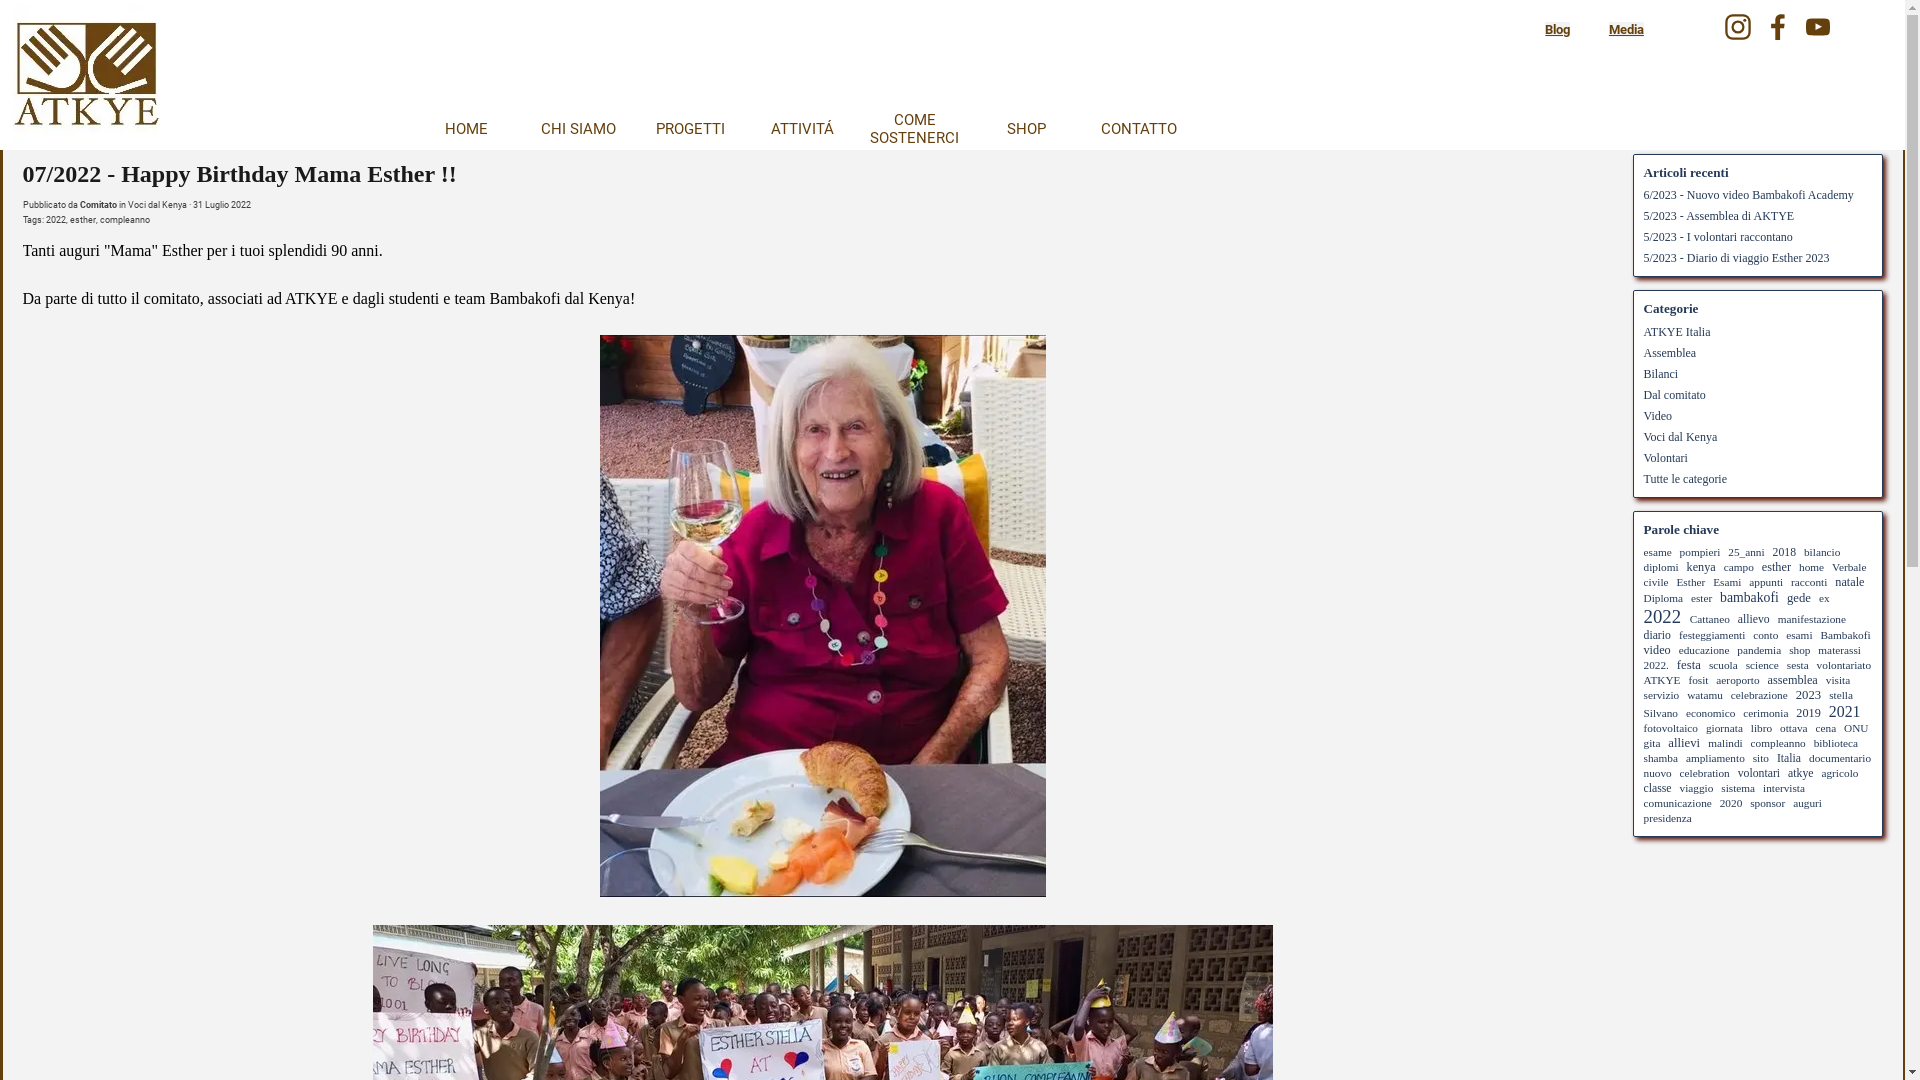 This screenshot has width=1920, height=1080. Describe the element at coordinates (1707, 664) in the screenshot. I see `'scuola'` at that location.